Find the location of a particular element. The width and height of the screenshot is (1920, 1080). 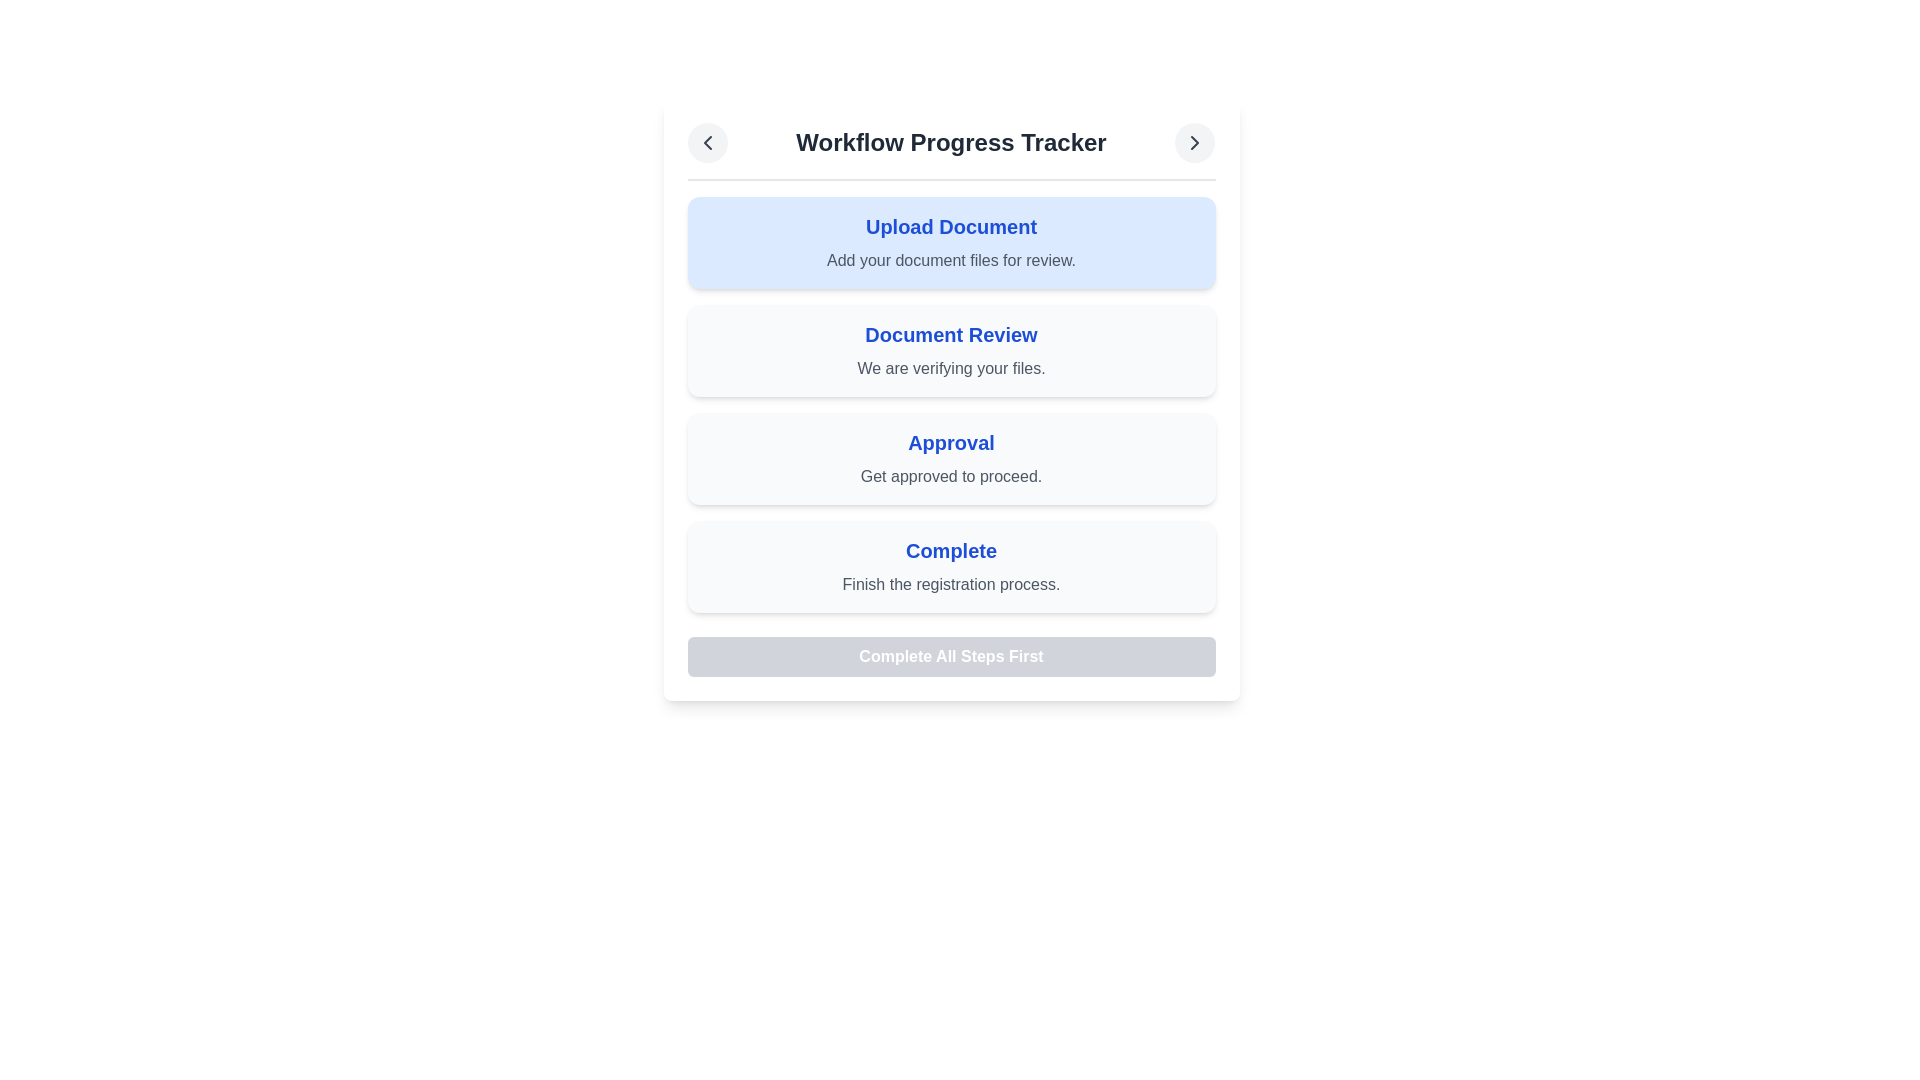

the left-pointing chevron button located on the left side of the header labeled 'Workflow Progress Tracker' is located at coordinates (707, 141).